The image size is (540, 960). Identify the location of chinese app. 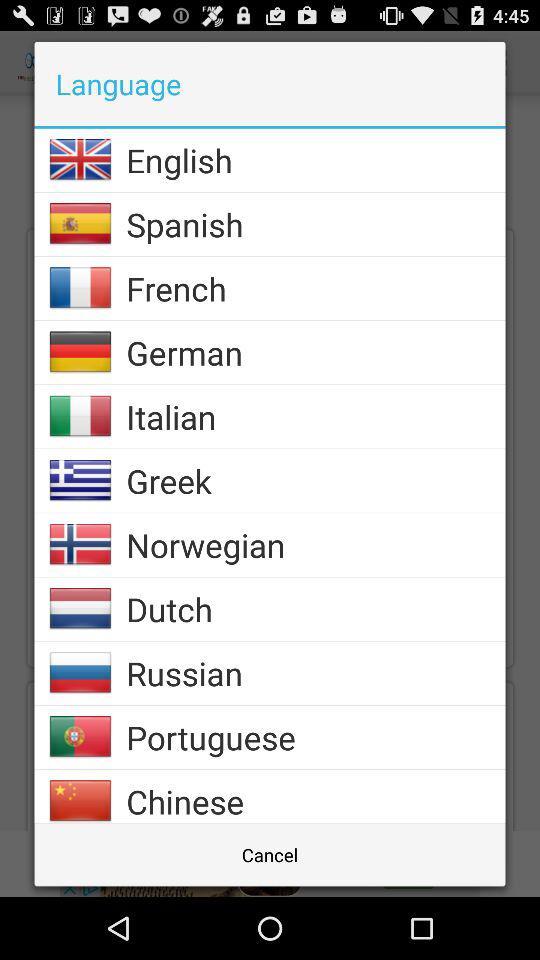
(315, 801).